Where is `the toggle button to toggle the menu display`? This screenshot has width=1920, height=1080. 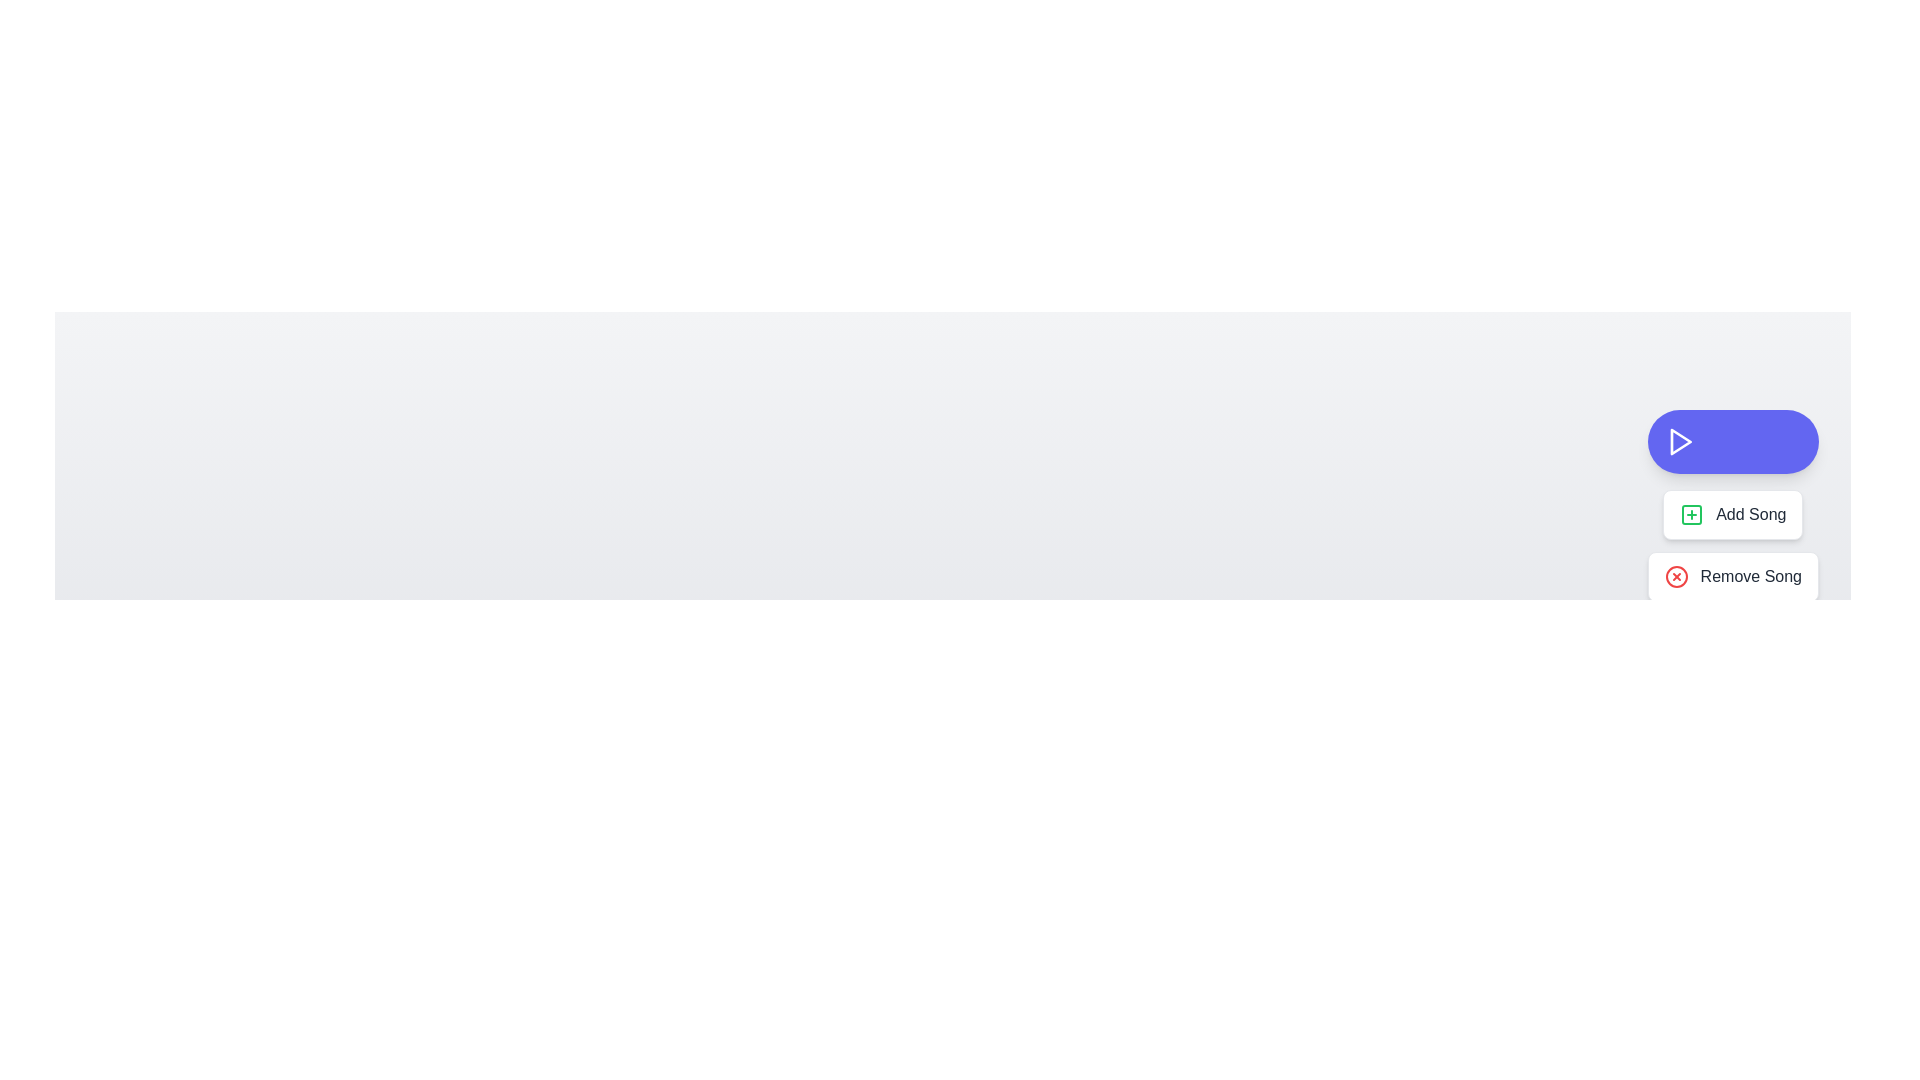 the toggle button to toggle the menu display is located at coordinates (1731, 441).